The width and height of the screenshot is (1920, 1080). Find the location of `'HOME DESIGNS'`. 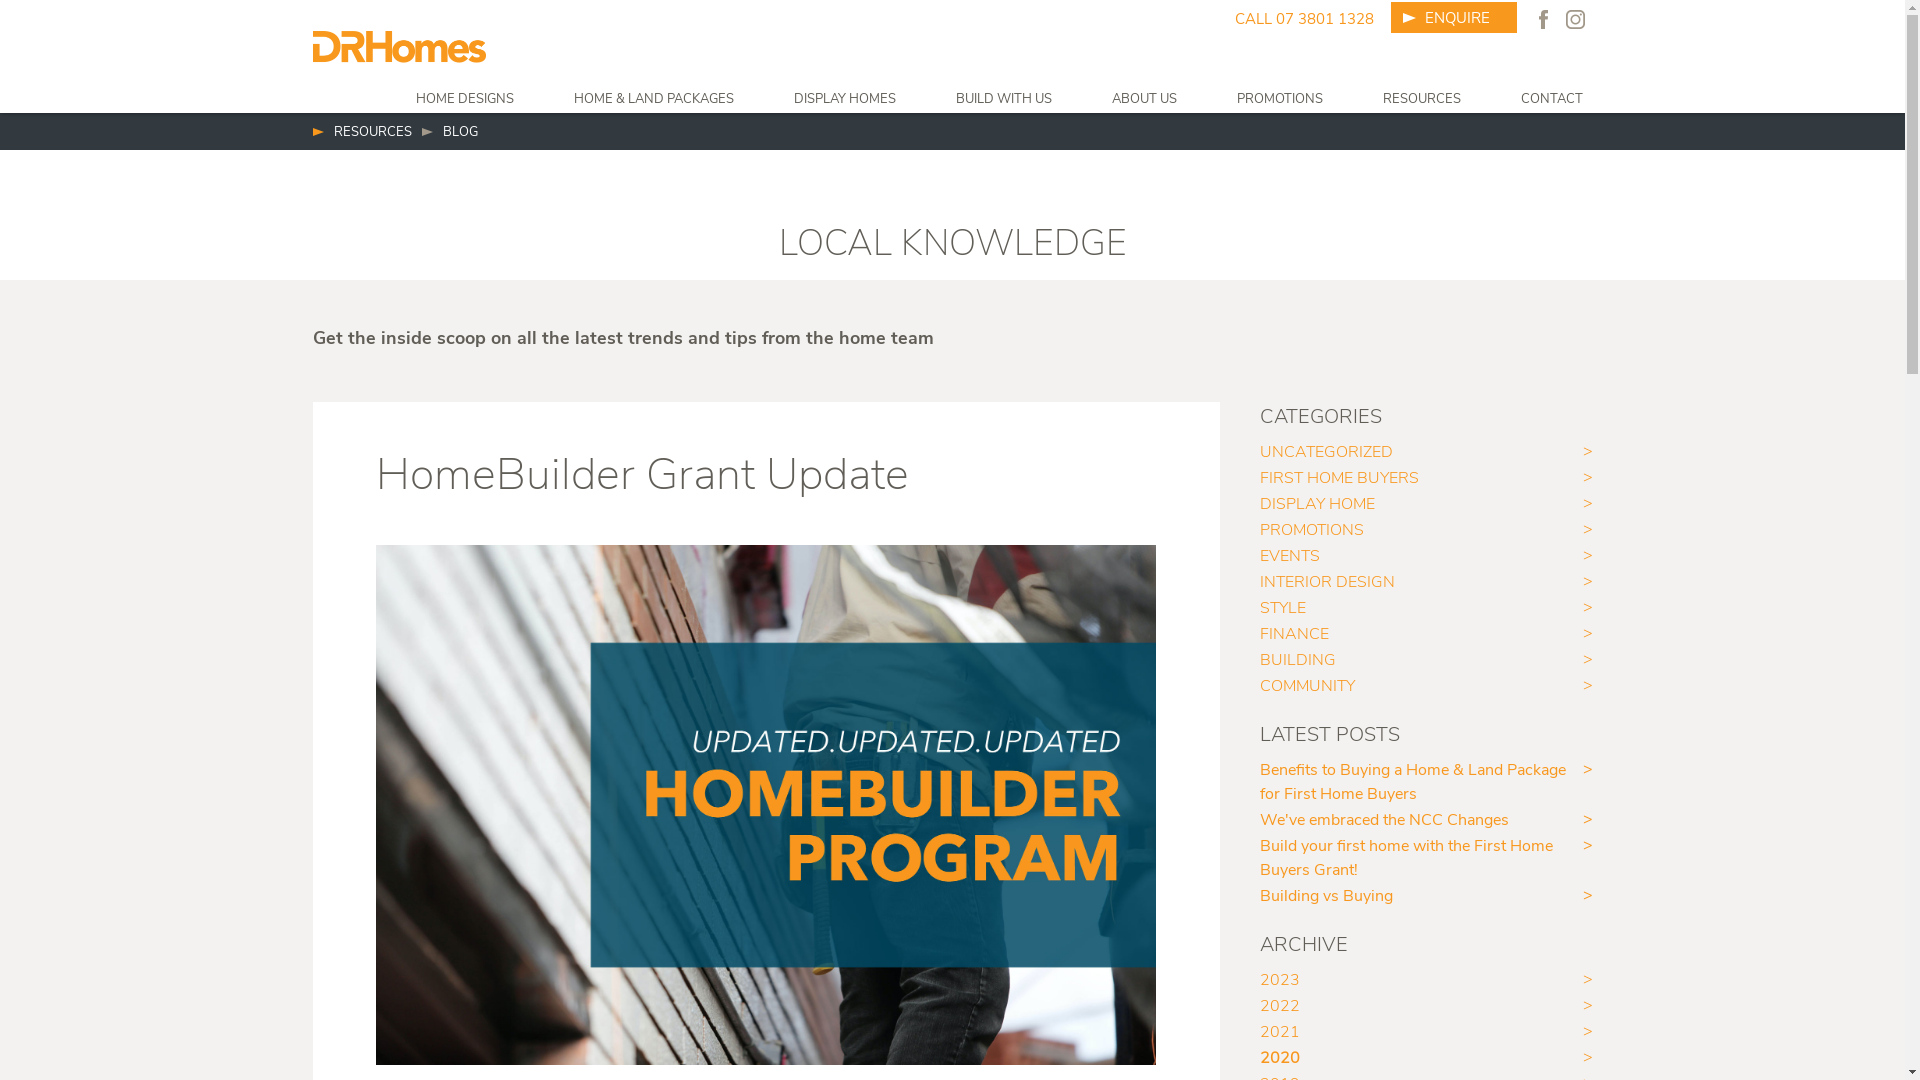

'HOME DESIGNS' is located at coordinates (464, 100).